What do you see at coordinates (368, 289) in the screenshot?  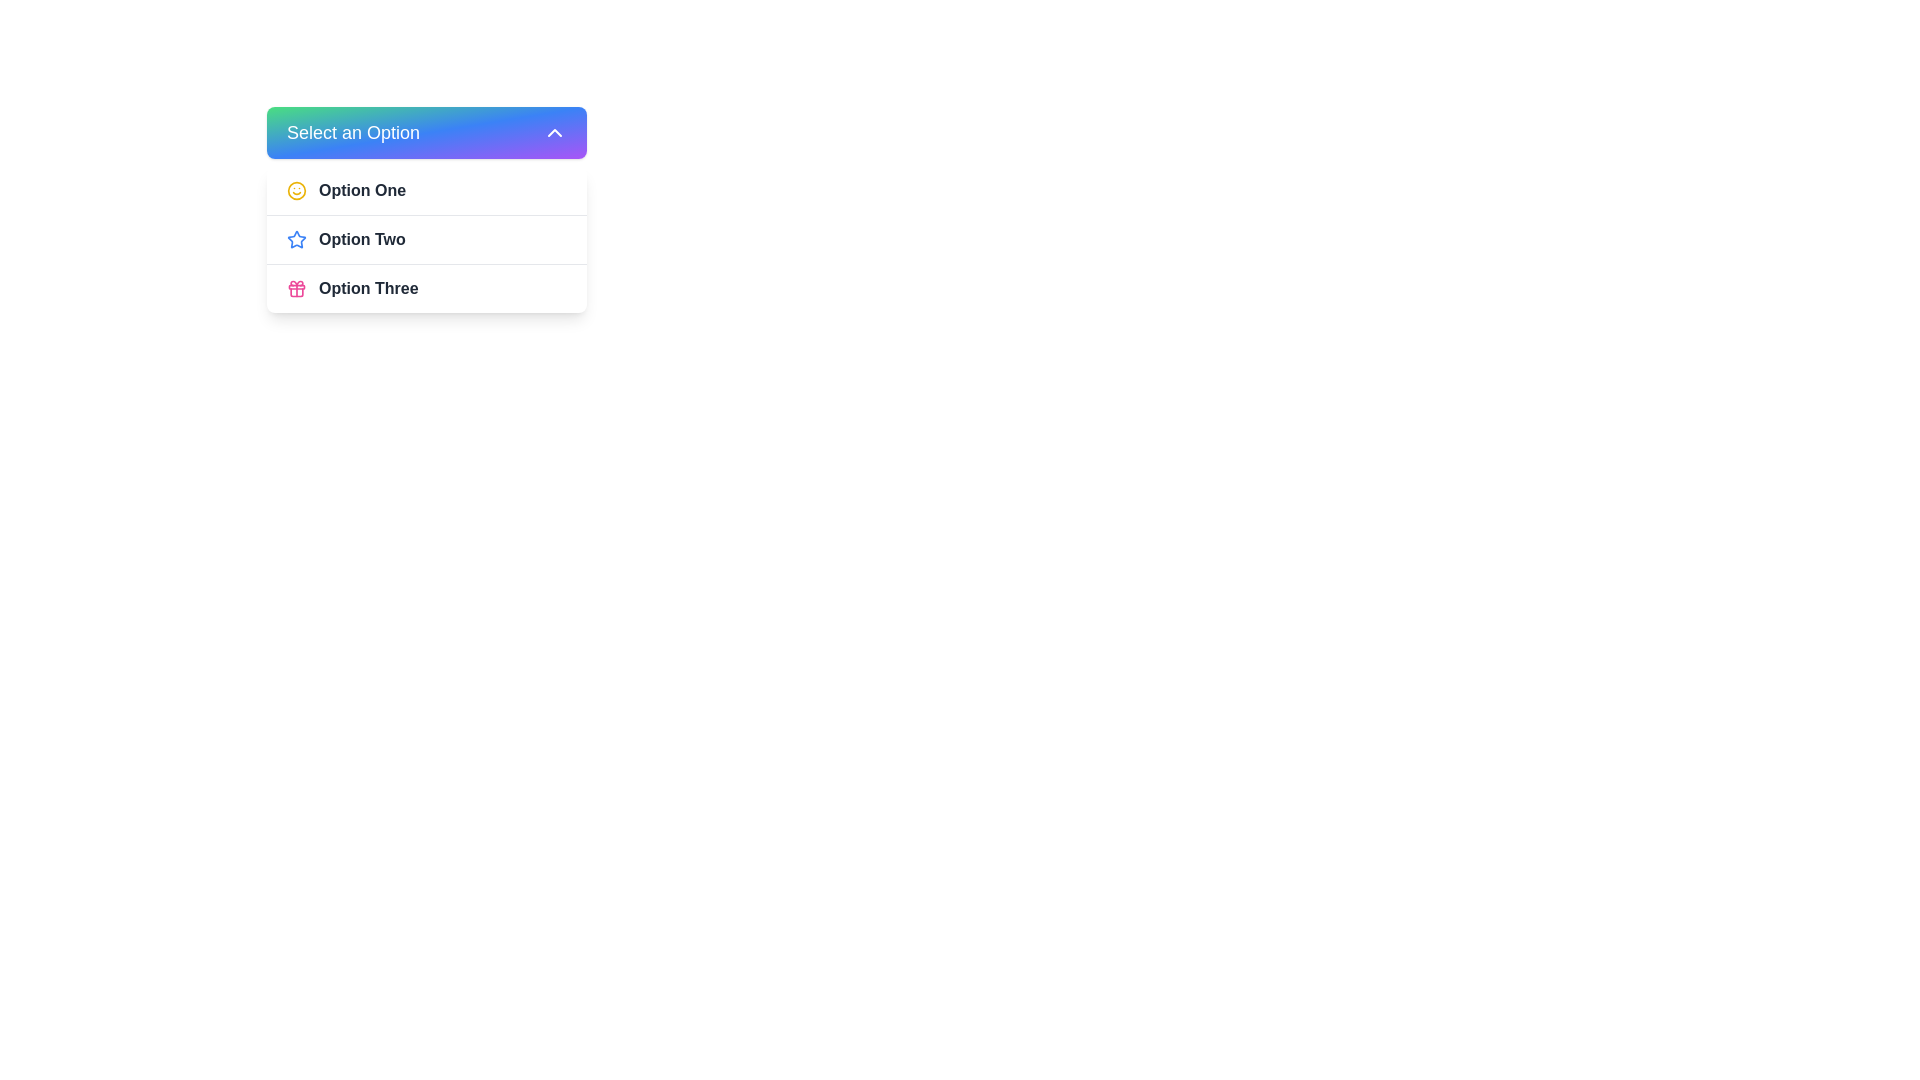 I see `the 'Option Three' text label in the dropdown menu, which is styled in bold dark gray and located at the bottom of the menu list` at bounding box center [368, 289].